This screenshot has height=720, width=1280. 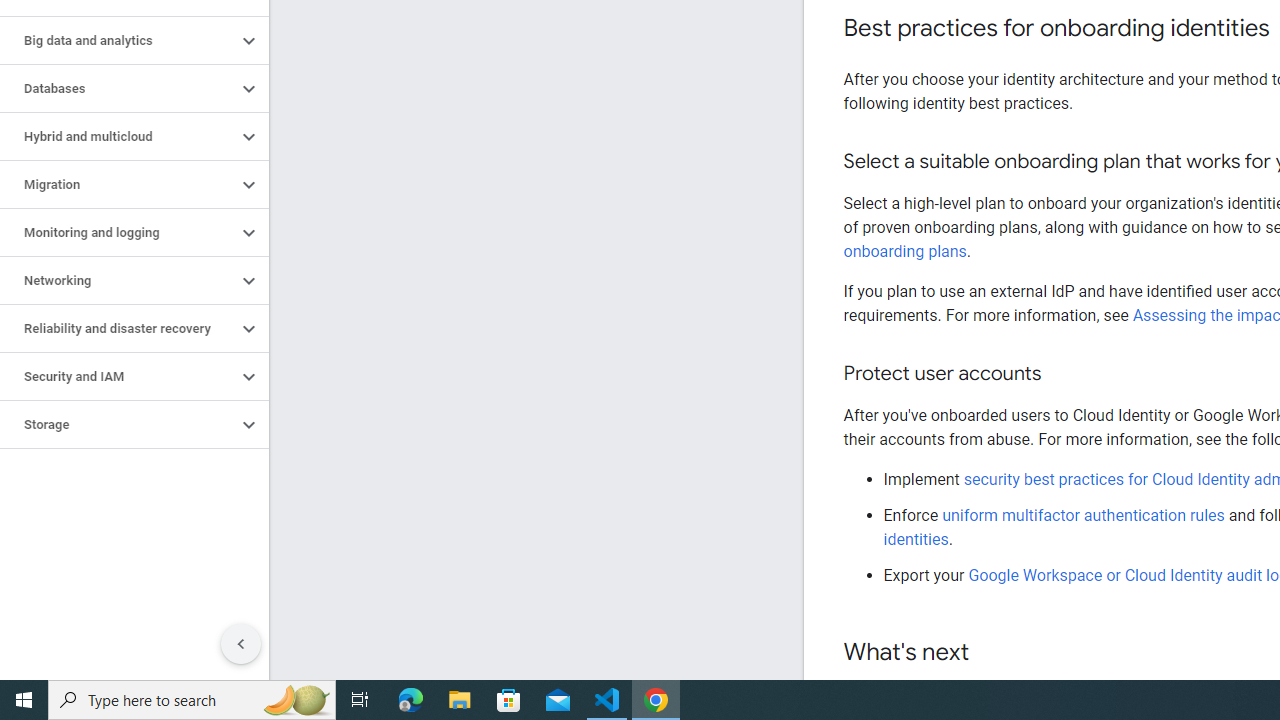 I want to click on 'Hybrid and multicloud', so click(x=117, y=136).